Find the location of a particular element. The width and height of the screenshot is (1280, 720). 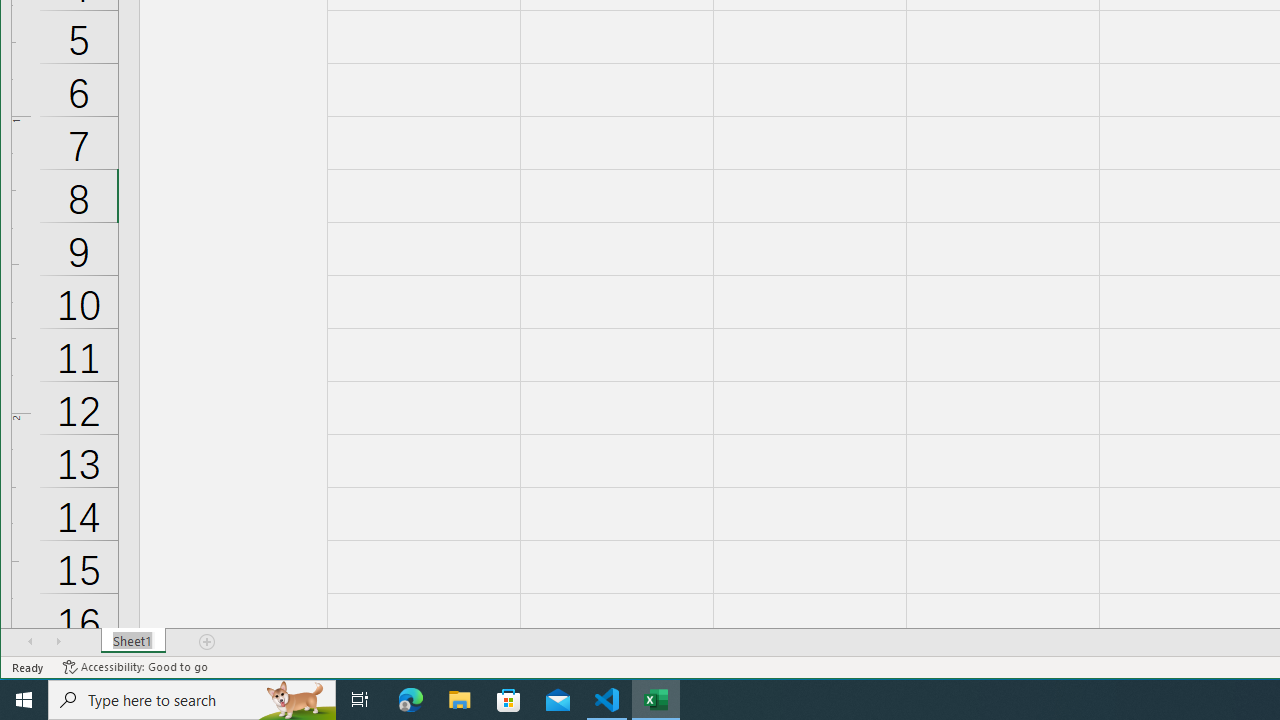

'Microsoft Edge' is located at coordinates (410, 698).